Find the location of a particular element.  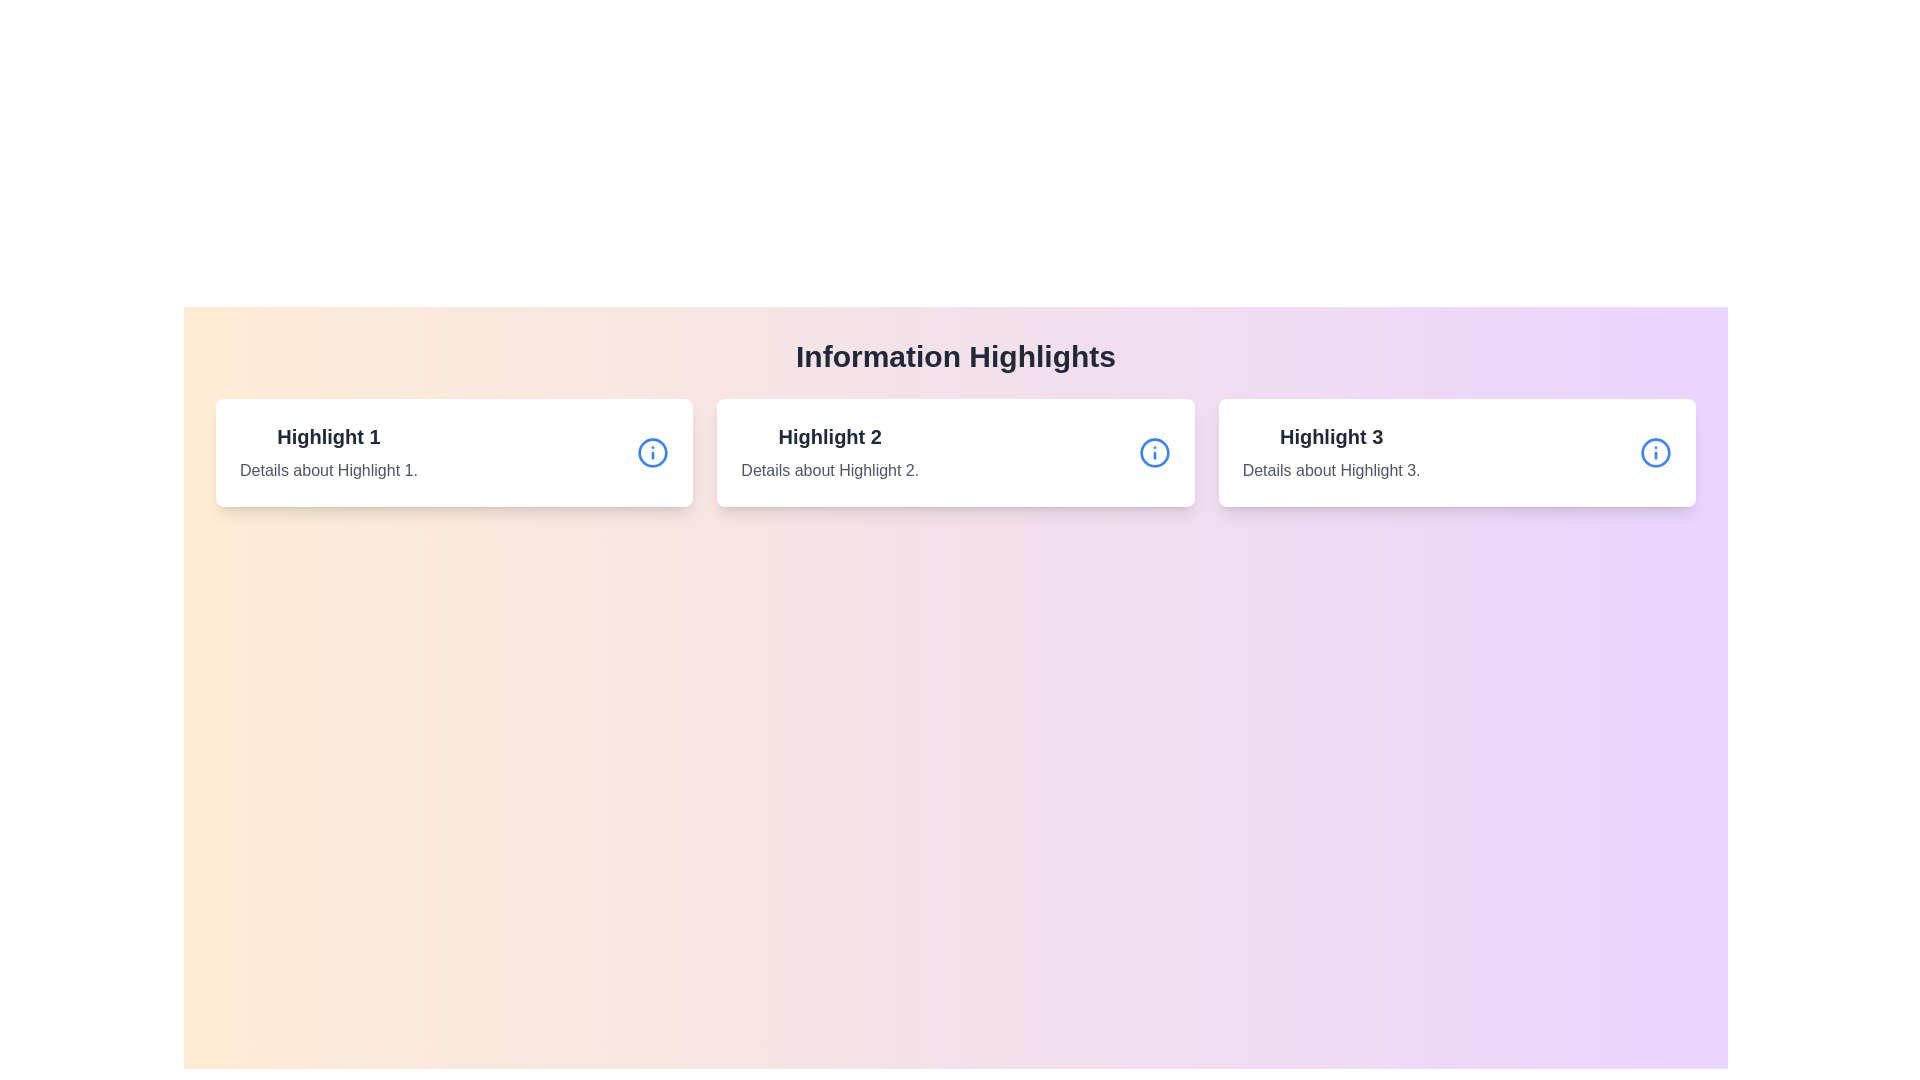

the text label displaying 'Highlight 1' in bold, large font located at the top of the leftmost card in a series of three cards is located at coordinates (328, 435).